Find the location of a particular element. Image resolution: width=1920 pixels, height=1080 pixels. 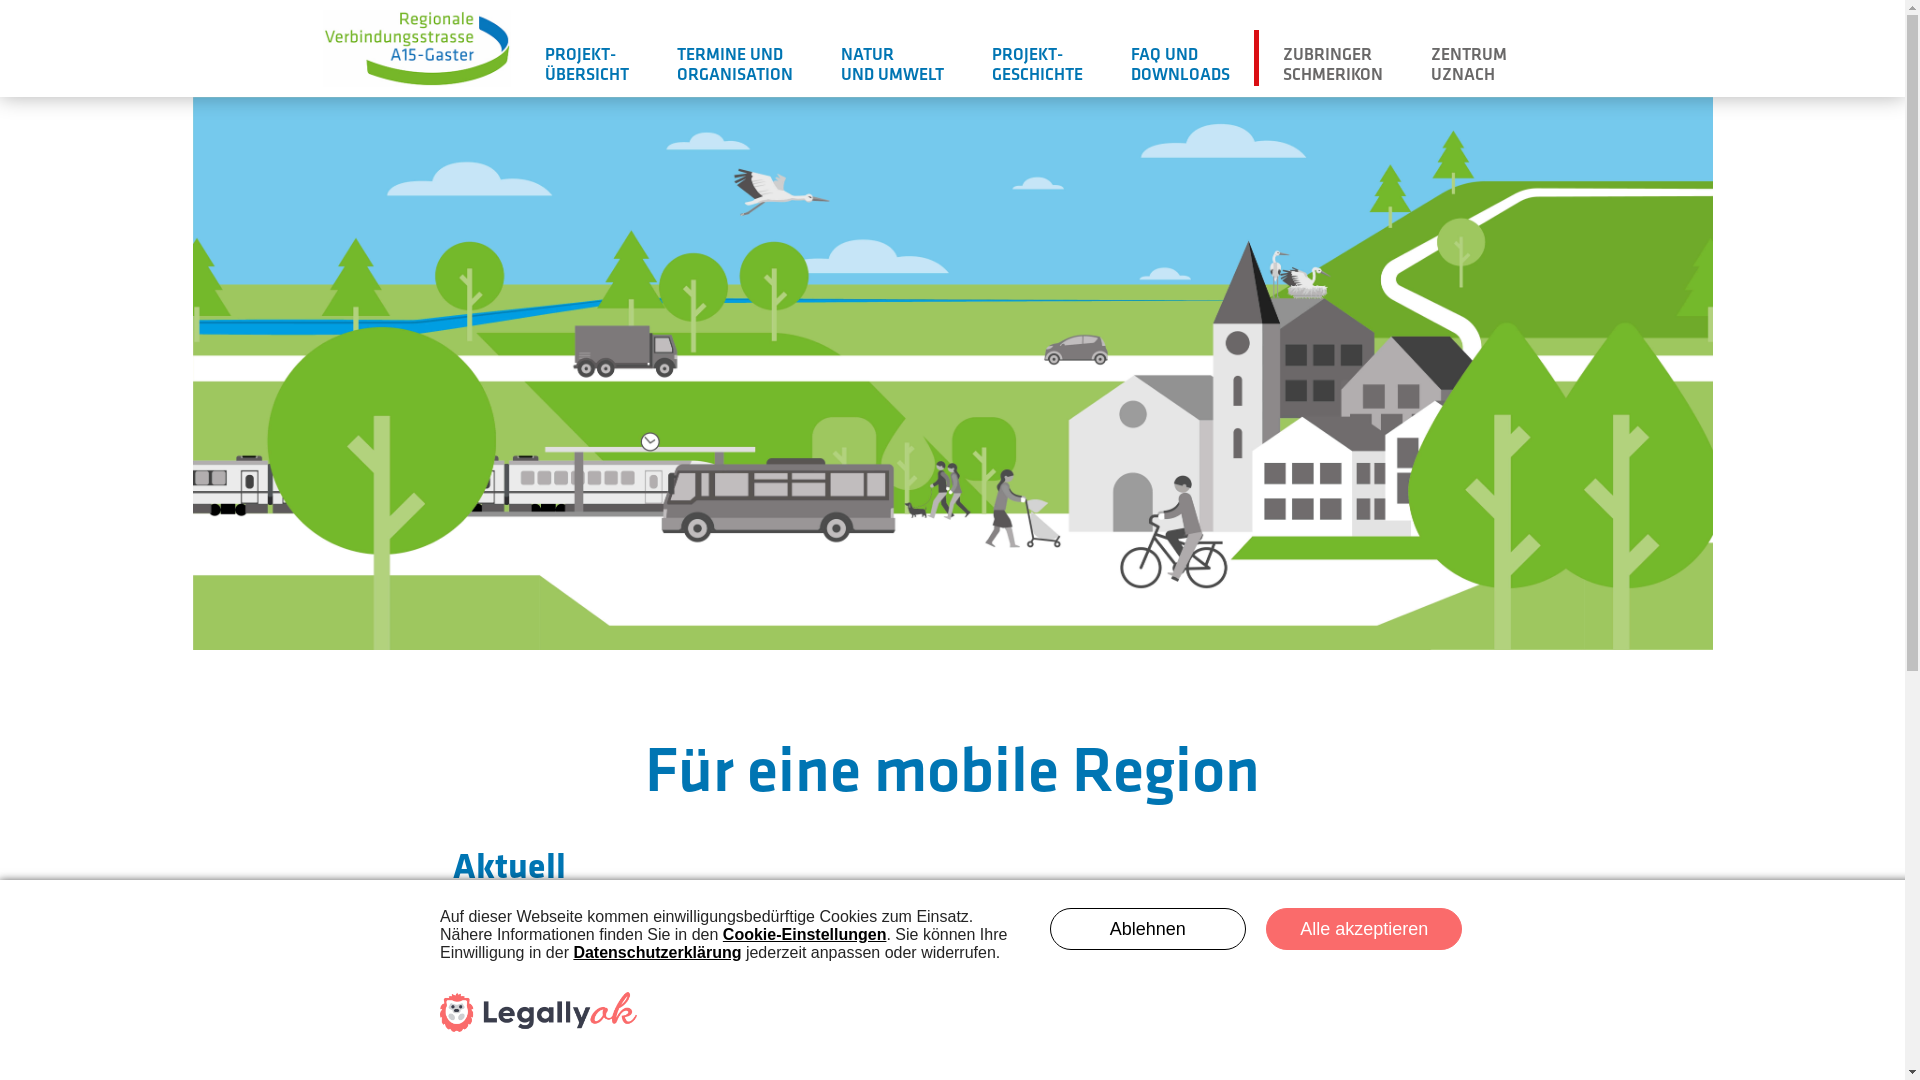

'TERMINE UND ORGANISATION' is located at coordinates (733, 60).